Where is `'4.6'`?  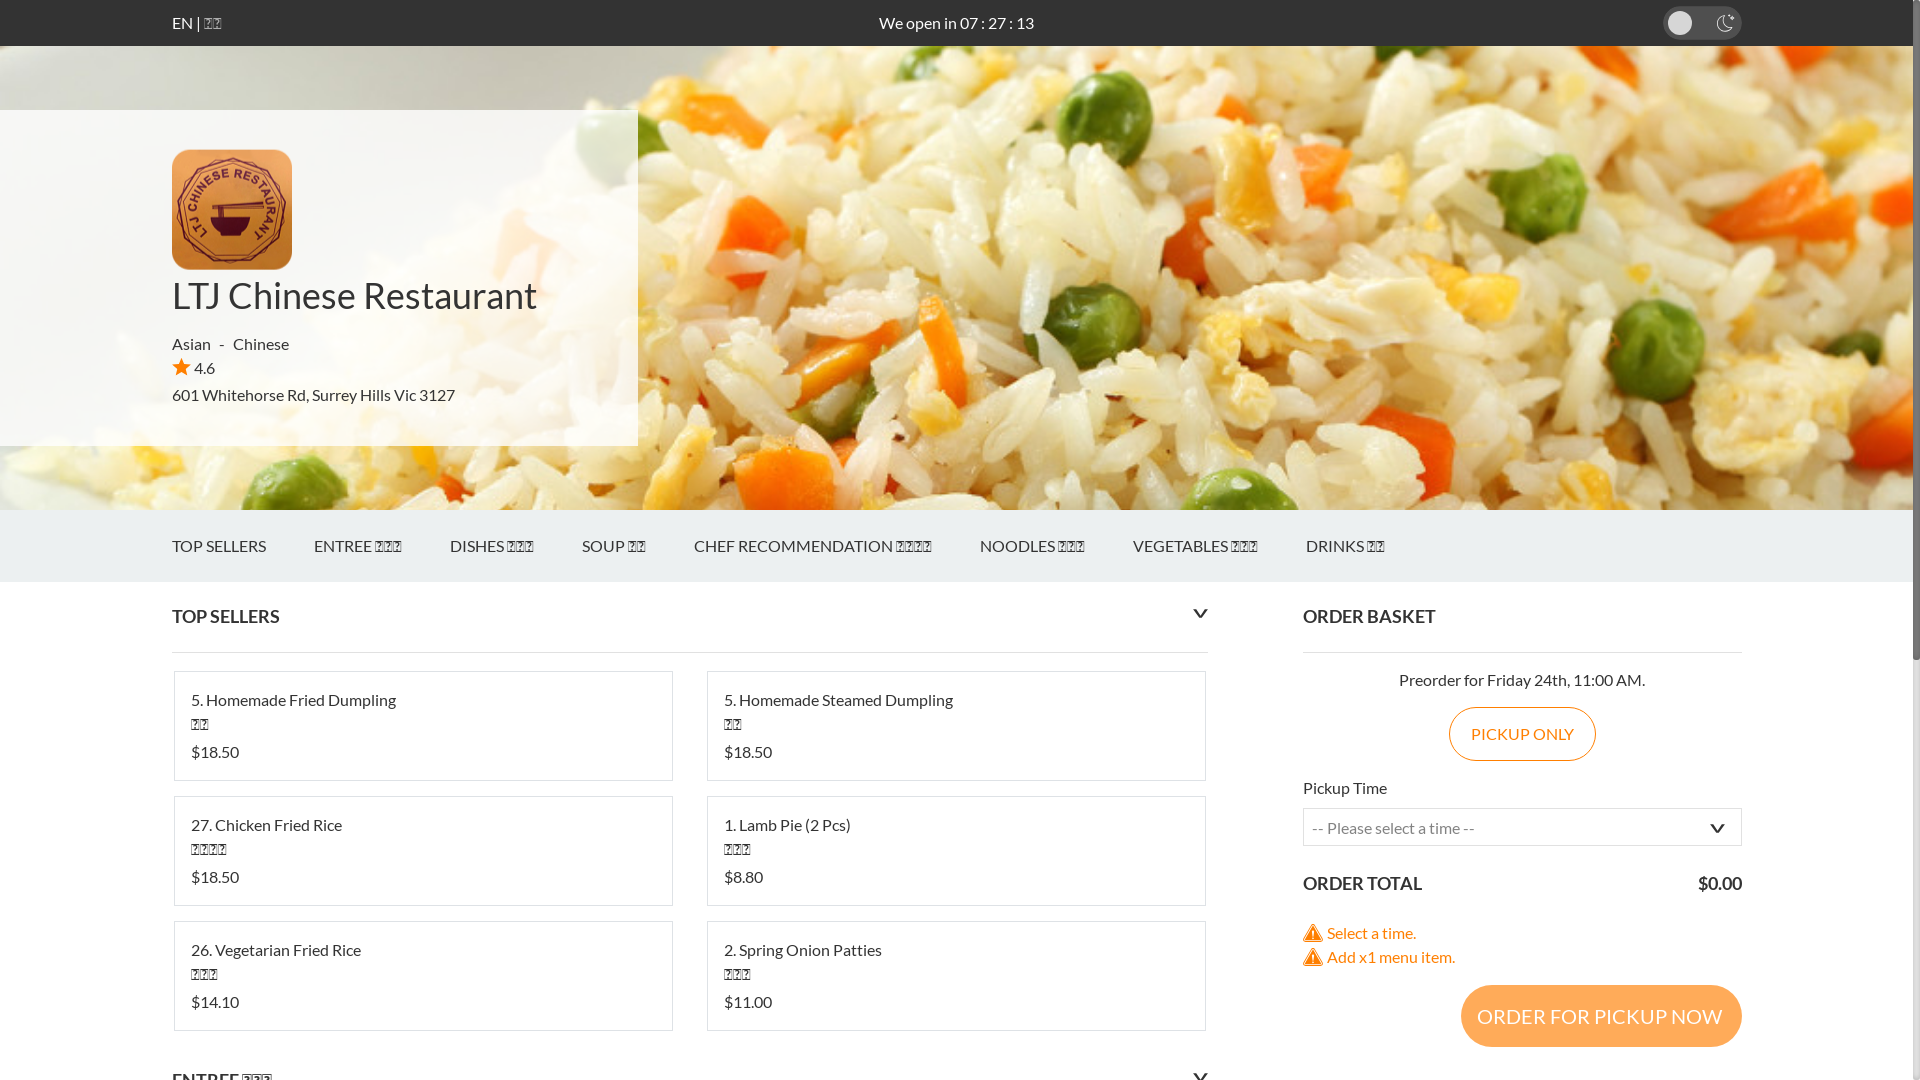
'4.6' is located at coordinates (193, 367).